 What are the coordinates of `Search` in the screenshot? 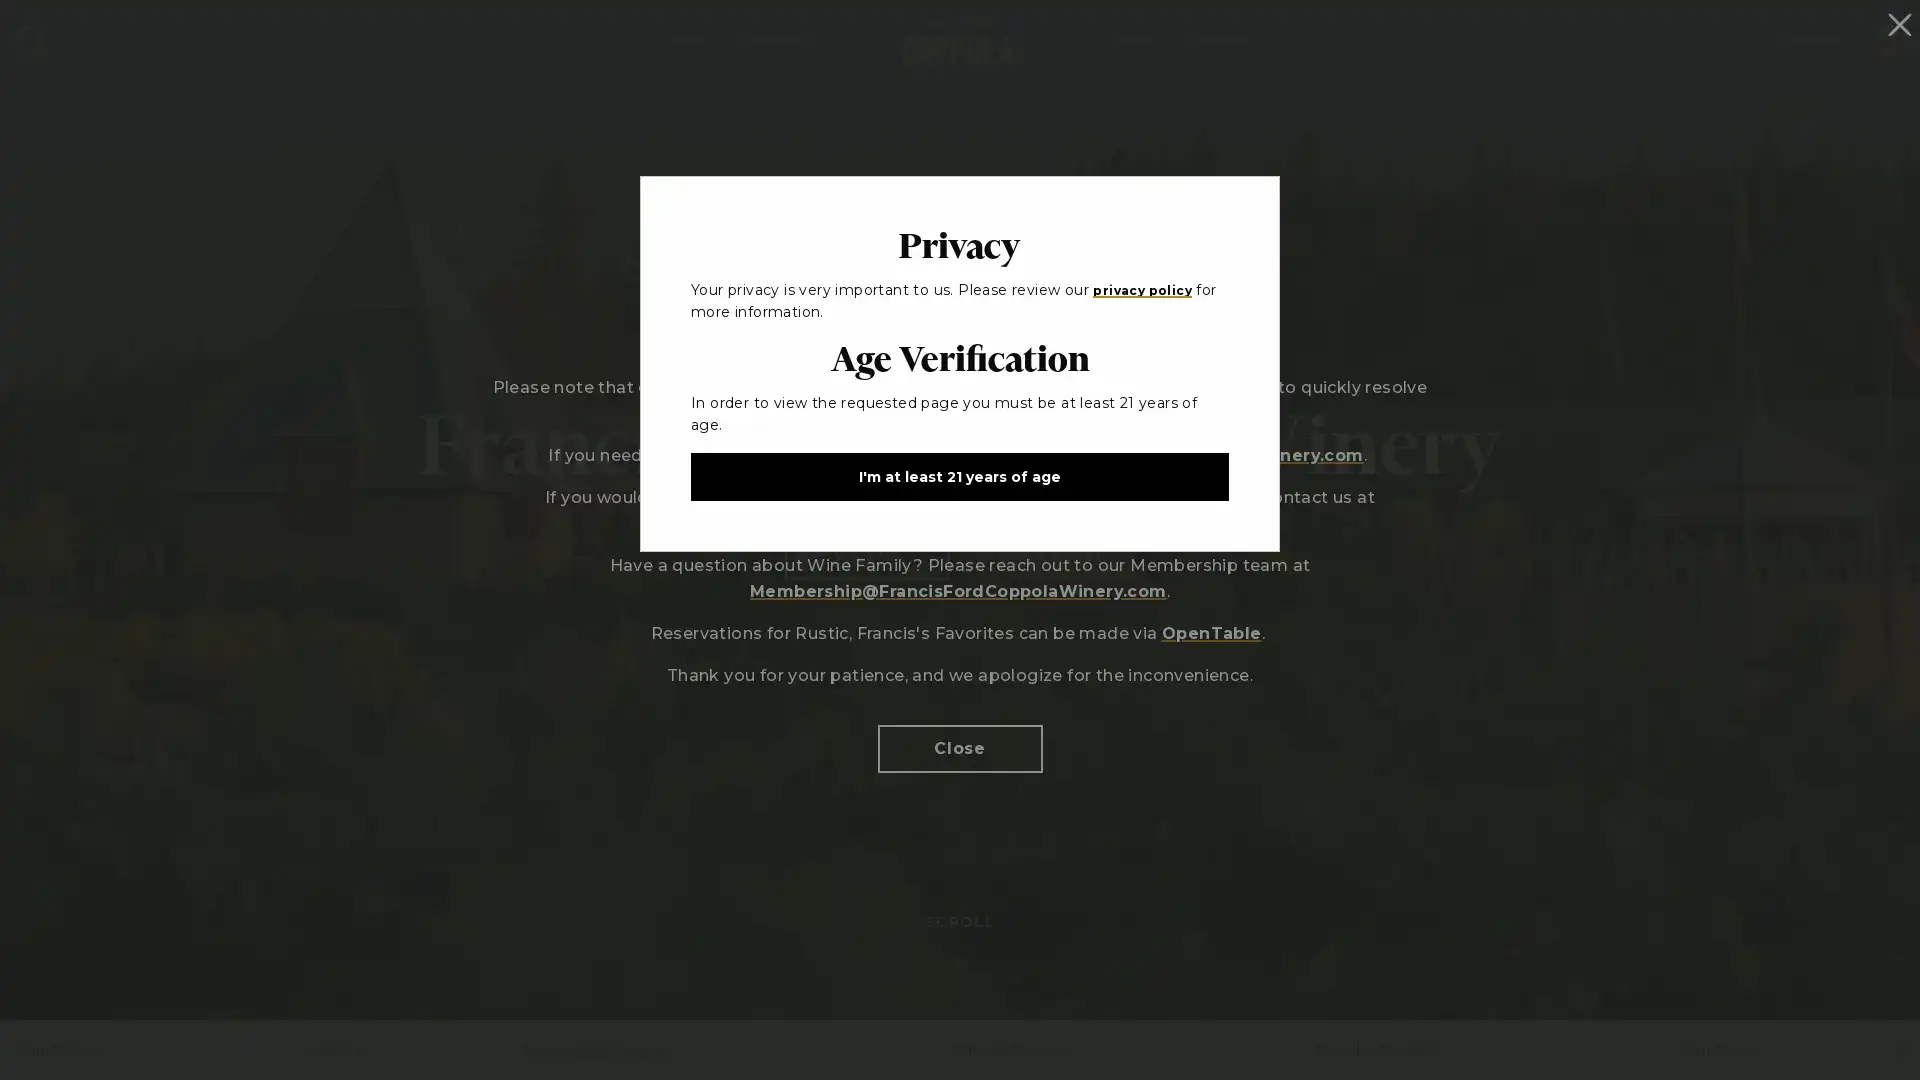 It's located at (32, 39).